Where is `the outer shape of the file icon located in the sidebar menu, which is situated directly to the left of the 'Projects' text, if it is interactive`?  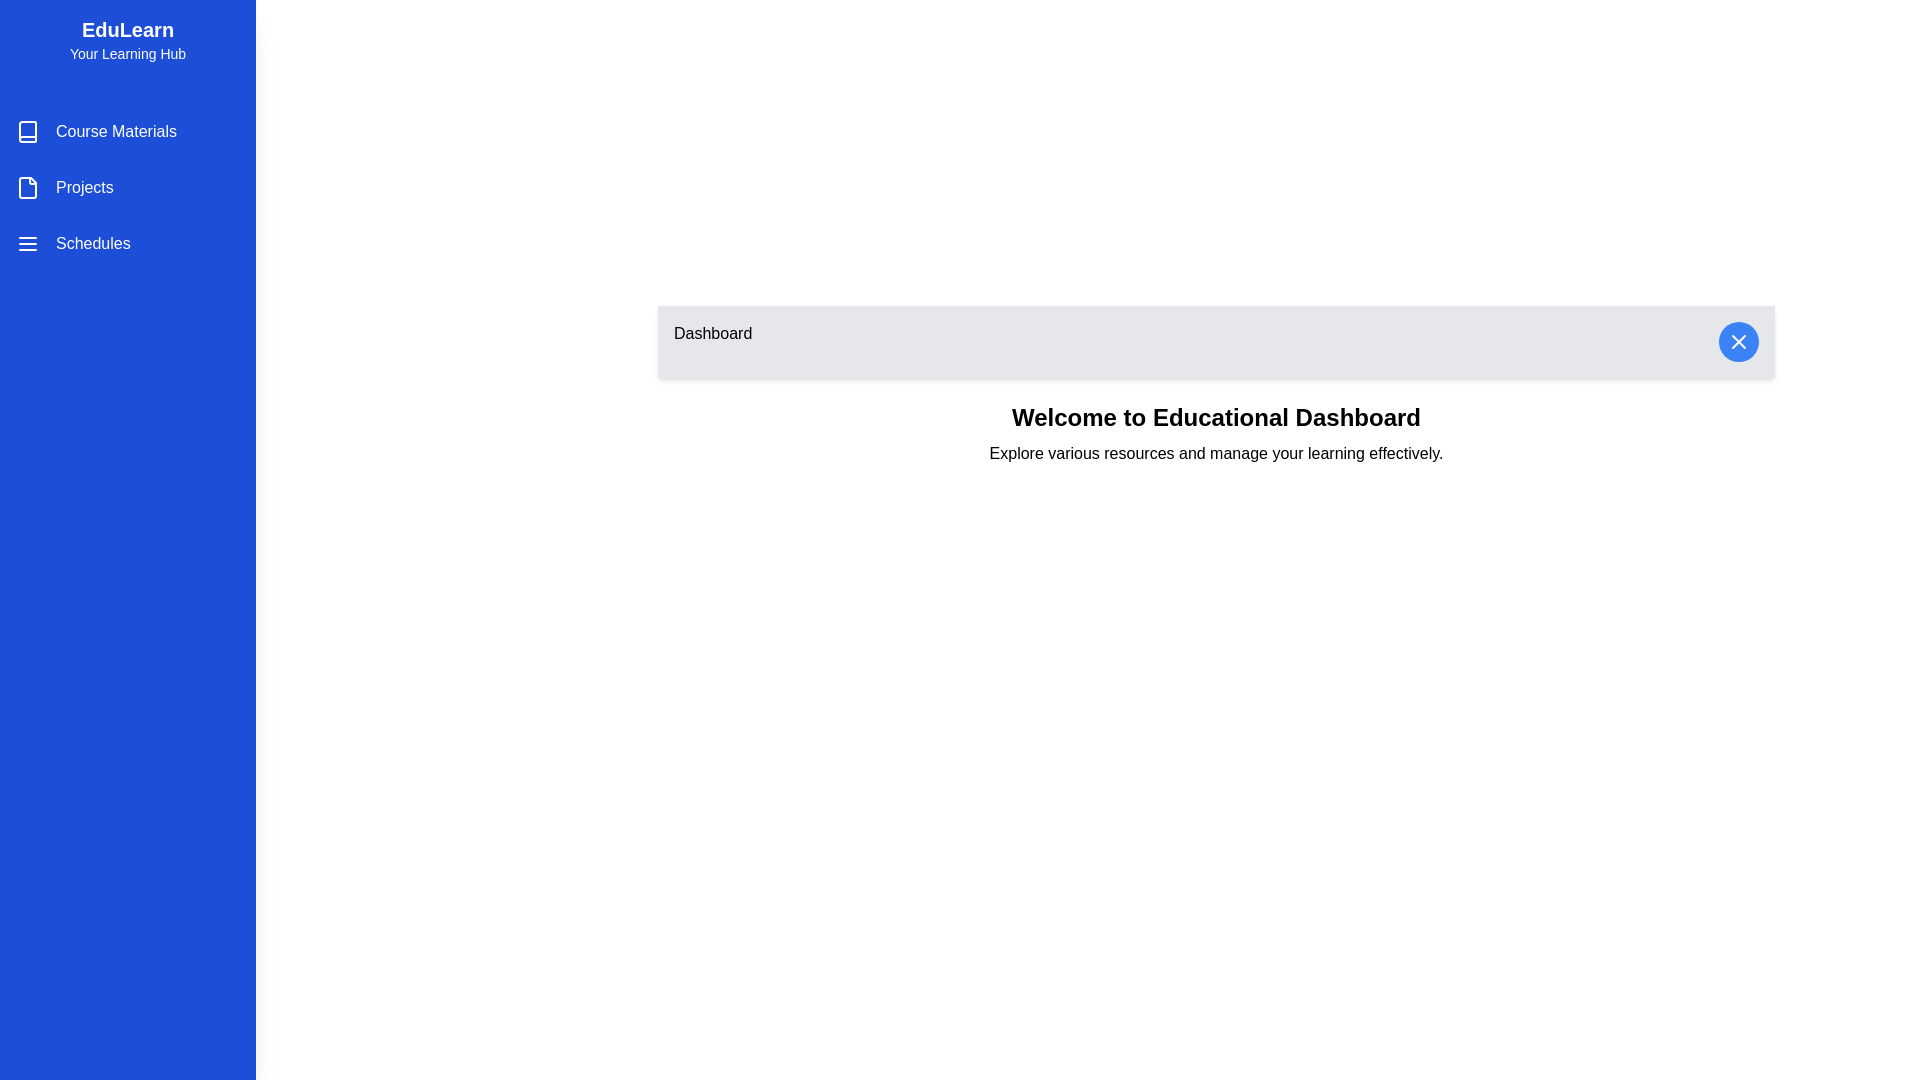
the outer shape of the file icon located in the sidebar menu, which is situated directly to the left of the 'Projects' text, if it is interactive is located at coordinates (28, 188).